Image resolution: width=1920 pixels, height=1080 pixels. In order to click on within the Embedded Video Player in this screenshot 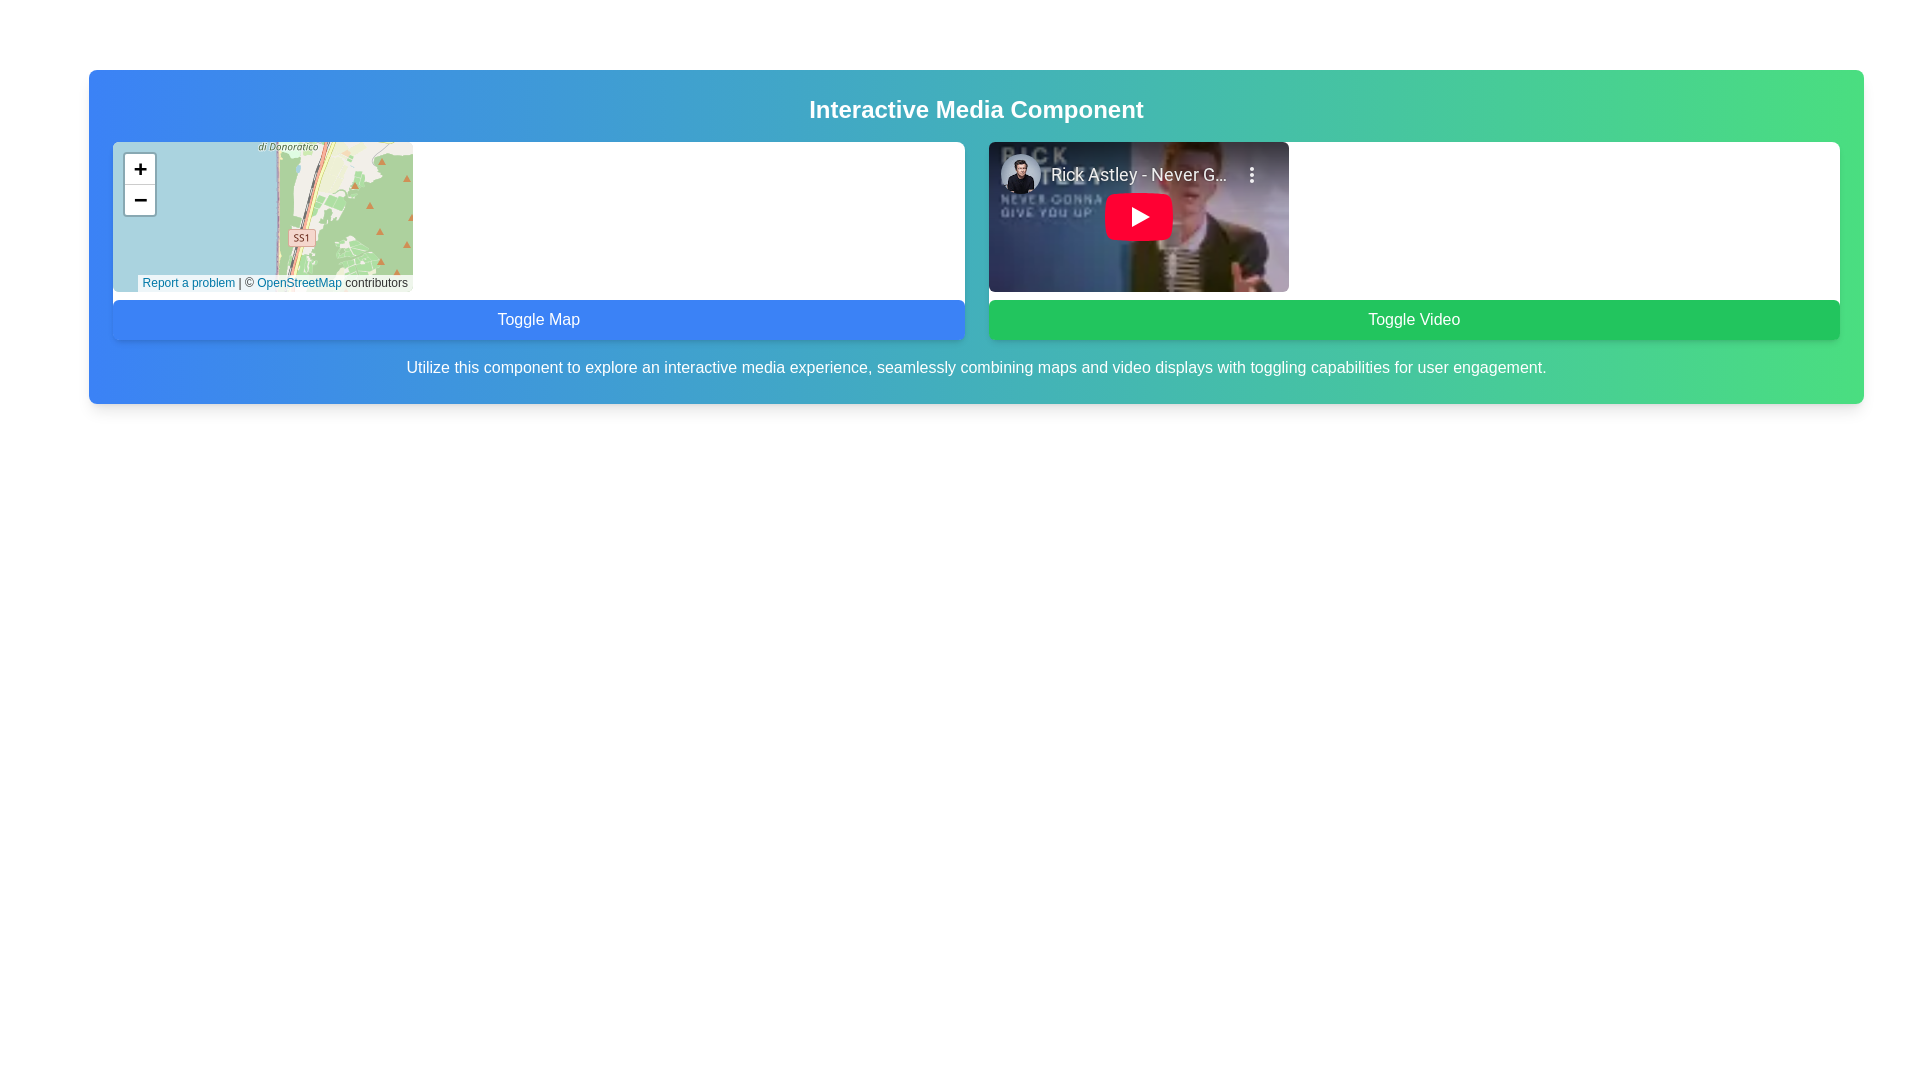, I will do `click(1138, 216)`.